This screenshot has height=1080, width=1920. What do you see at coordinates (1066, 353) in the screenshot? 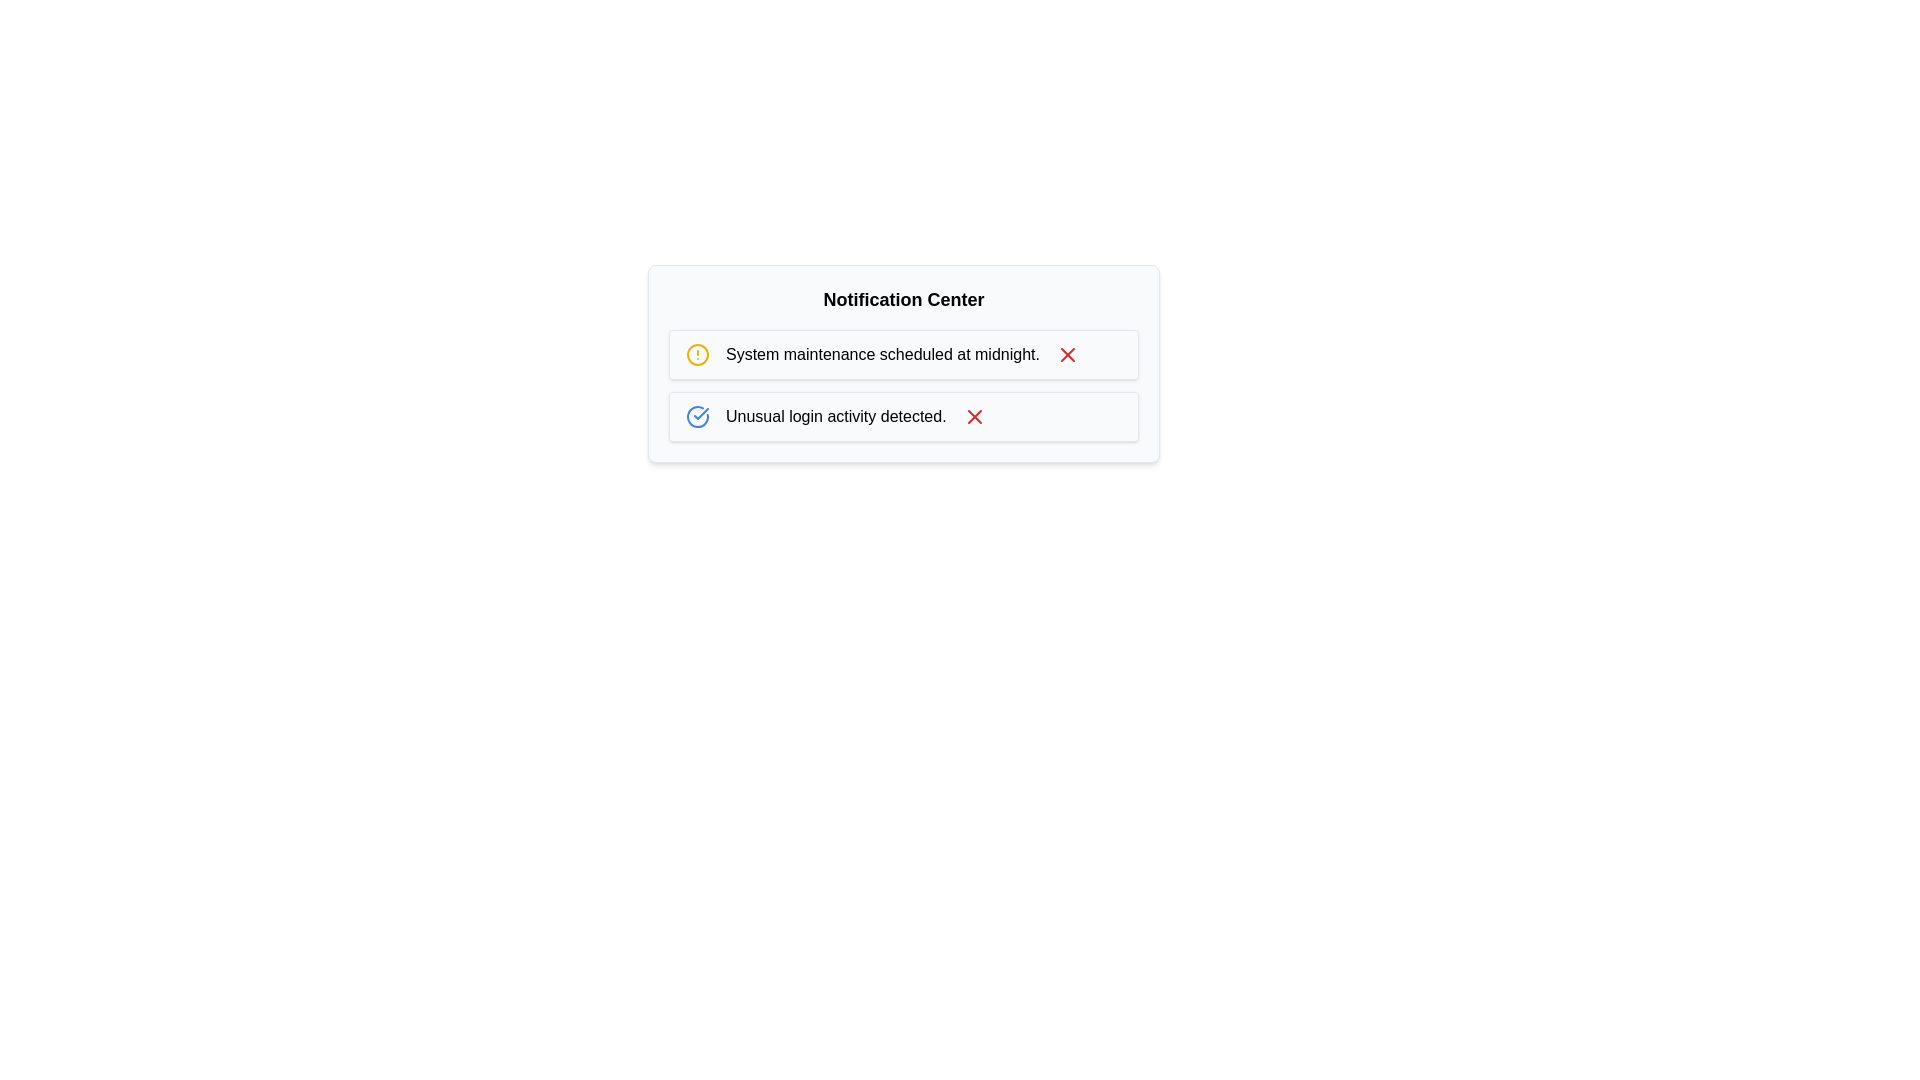
I see `the close or cancel icon located to the right of the 'Unusual login activity detected.' text in the second row of the notification list` at bounding box center [1066, 353].